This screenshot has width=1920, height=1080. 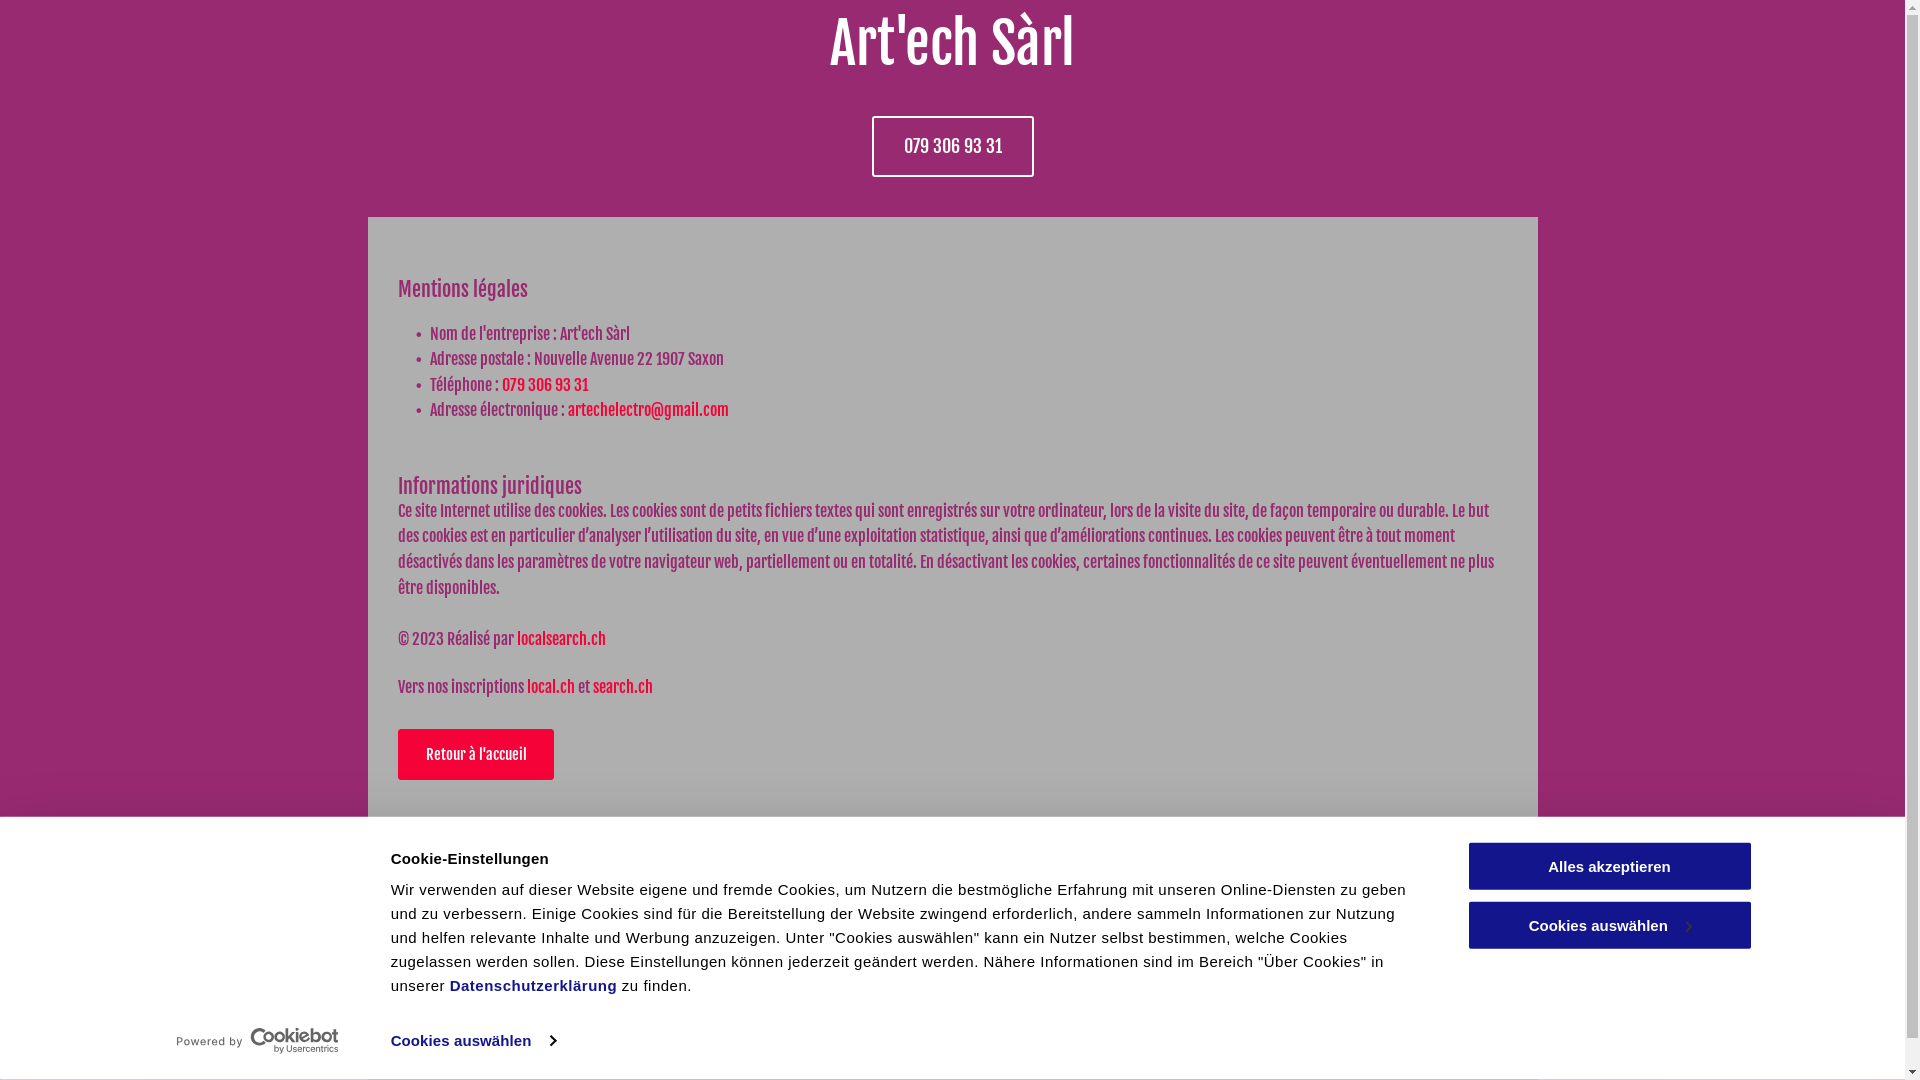 I want to click on 'Alles akzeptieren', so click(x=1608, y=865).